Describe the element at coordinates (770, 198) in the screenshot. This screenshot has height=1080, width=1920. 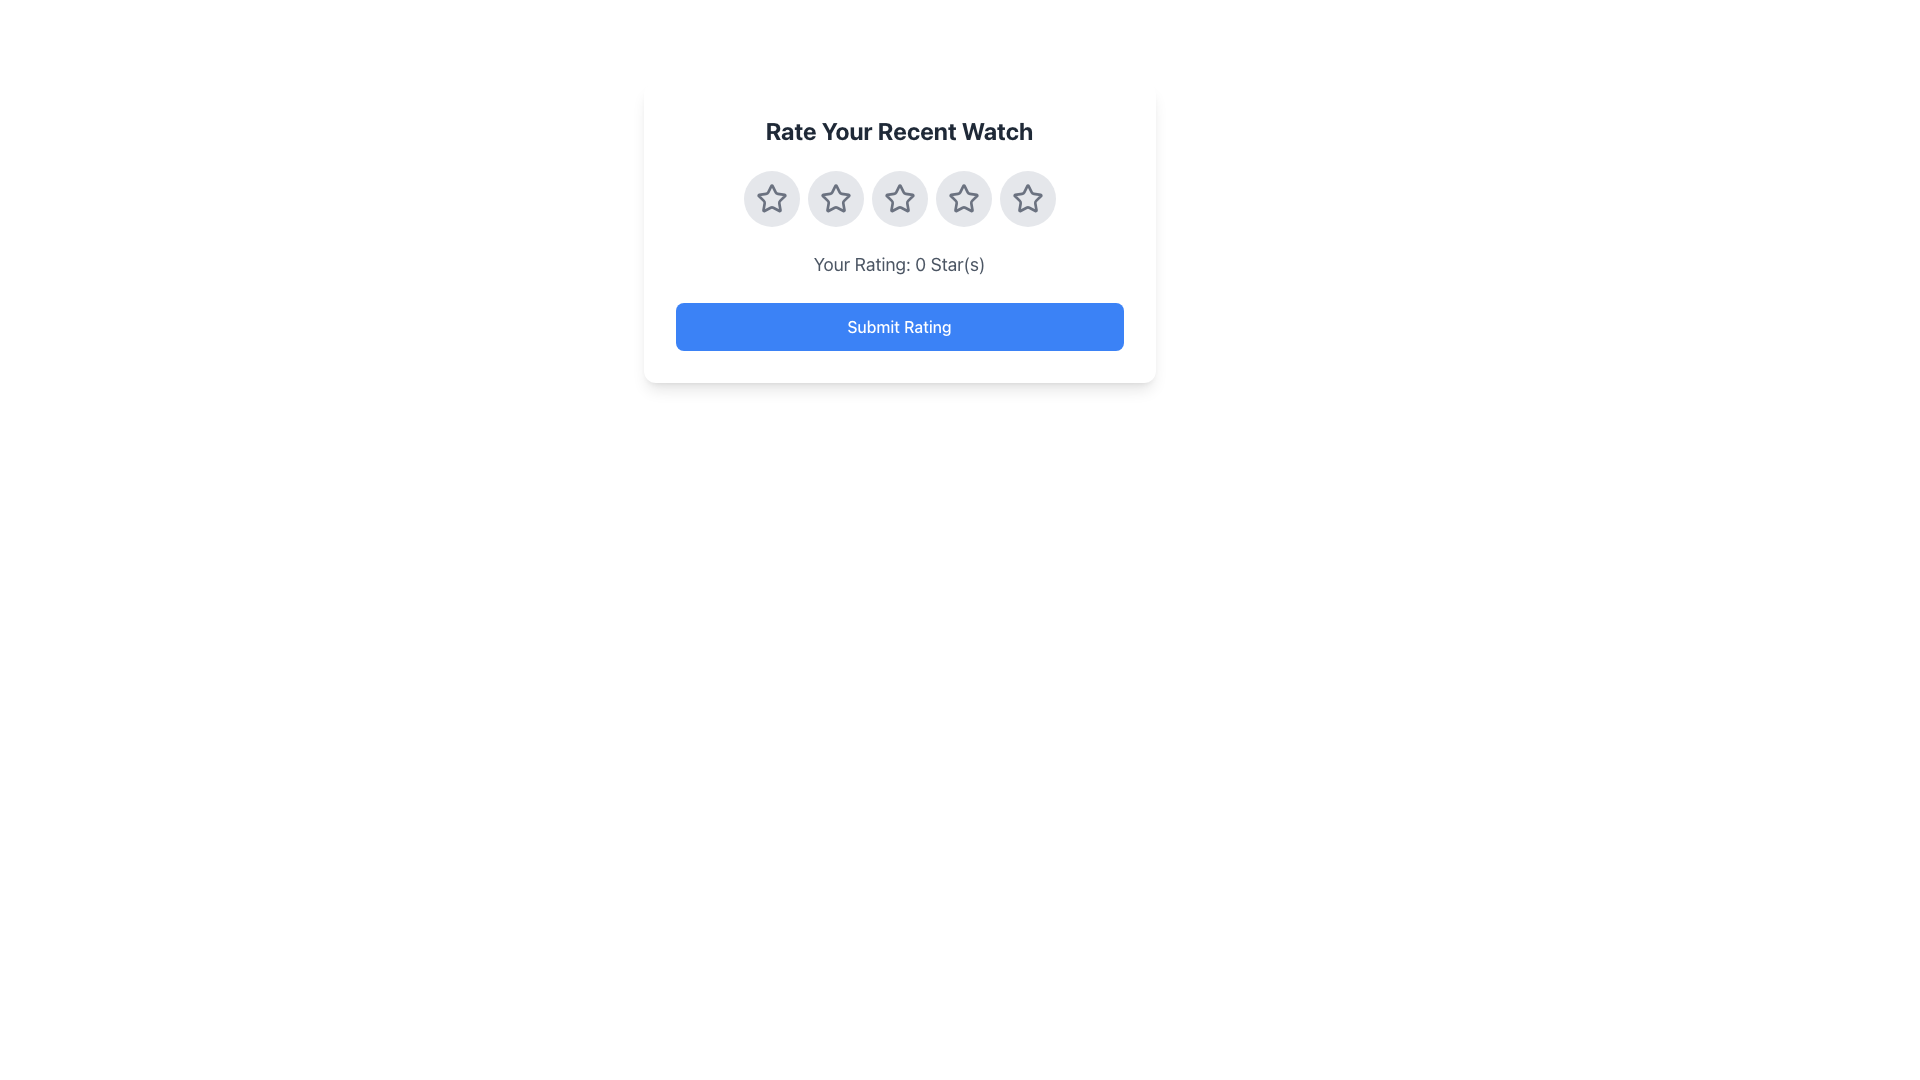
I see `the first star icon in the rating system` at that location.